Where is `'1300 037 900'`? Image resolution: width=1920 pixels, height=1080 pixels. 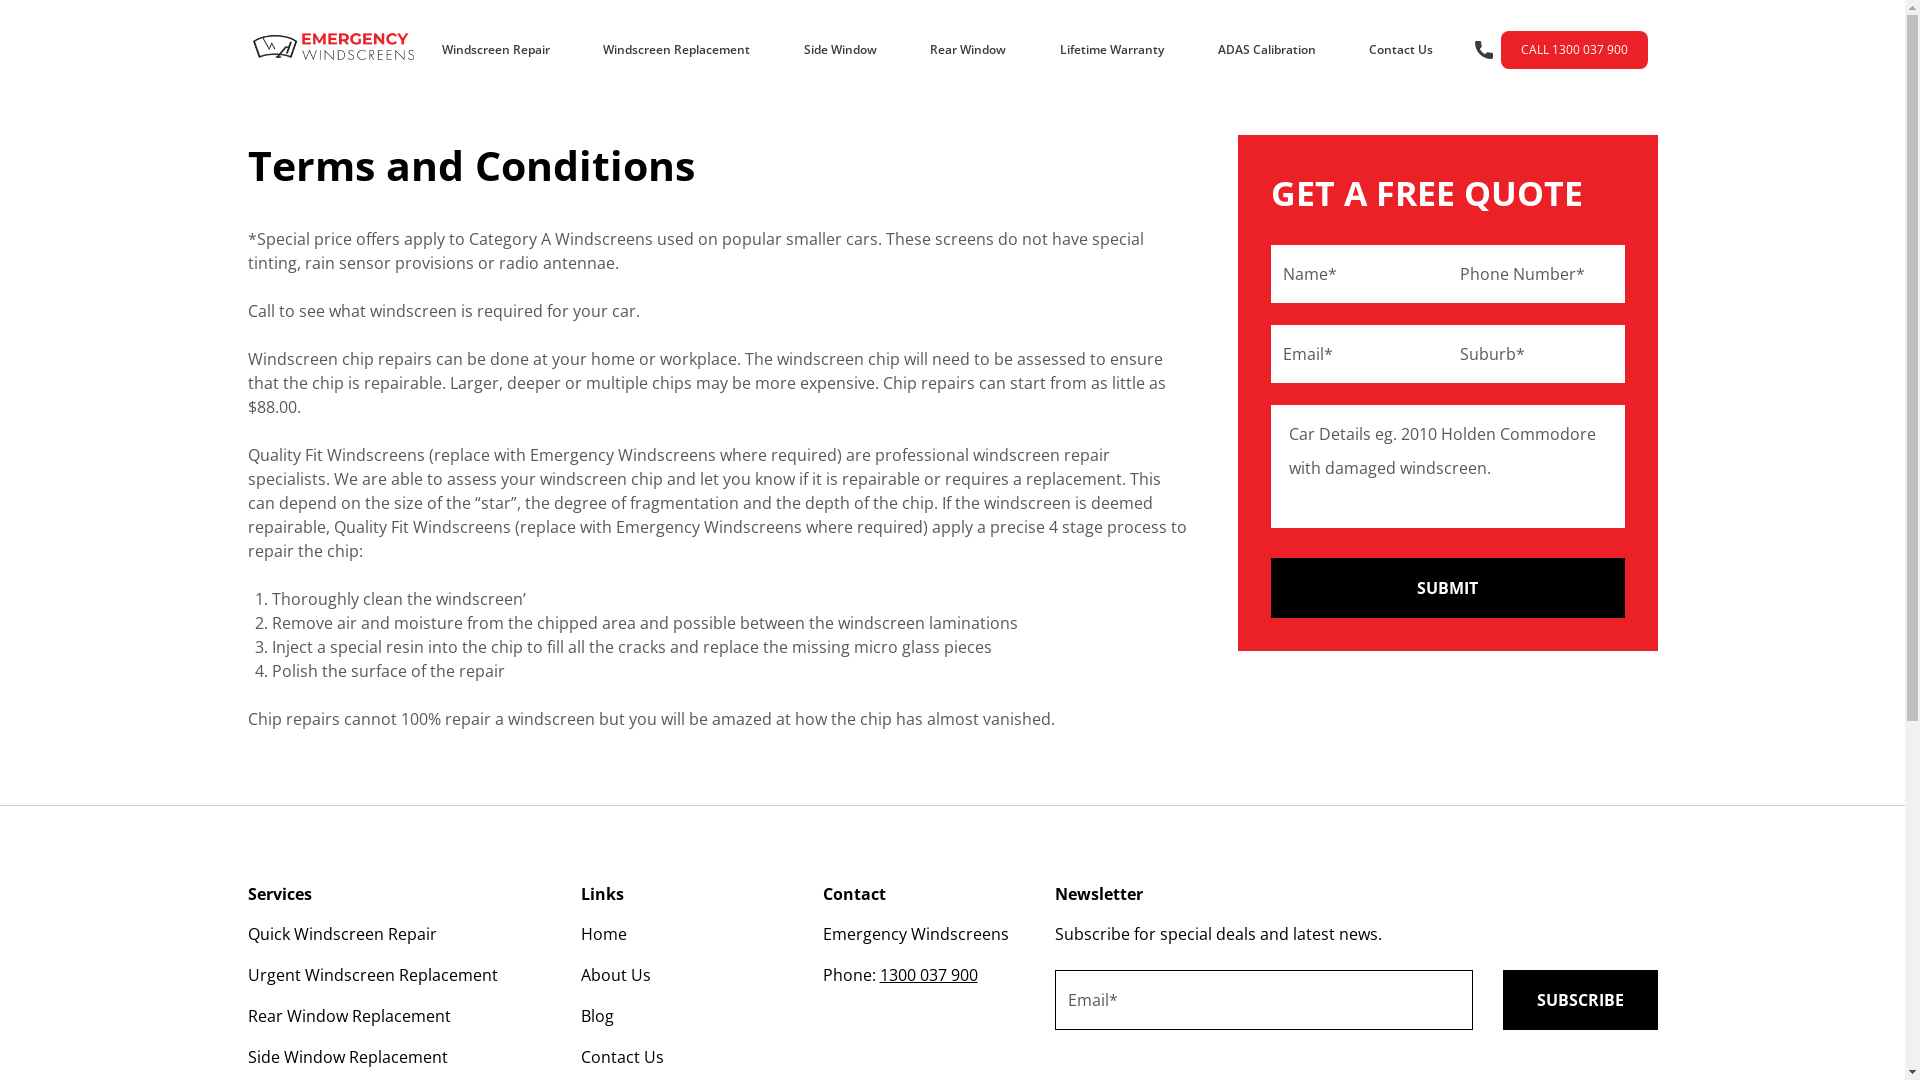
'1300 037 900' is located at coordinates (879, 974).